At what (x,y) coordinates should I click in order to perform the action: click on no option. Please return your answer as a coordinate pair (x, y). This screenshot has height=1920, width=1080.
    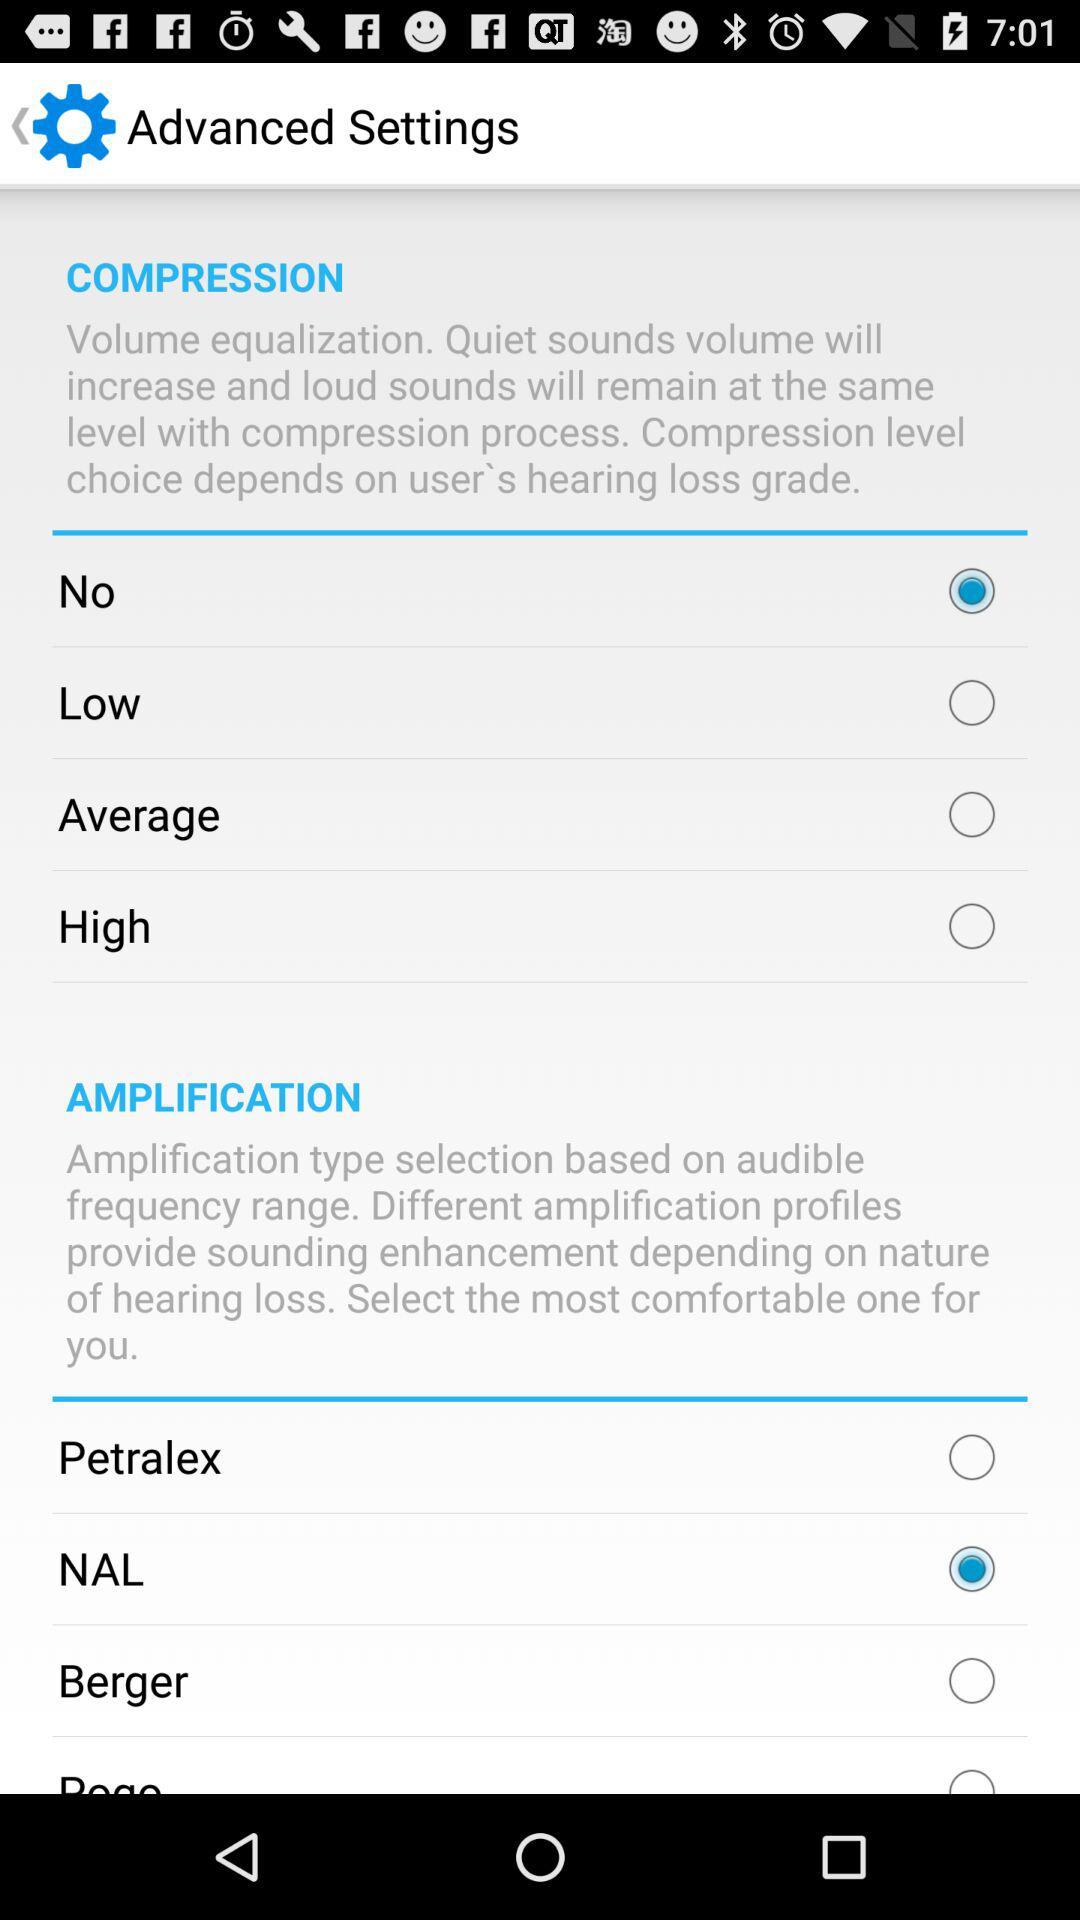
    Looking at the image, I should click on (971, 589).